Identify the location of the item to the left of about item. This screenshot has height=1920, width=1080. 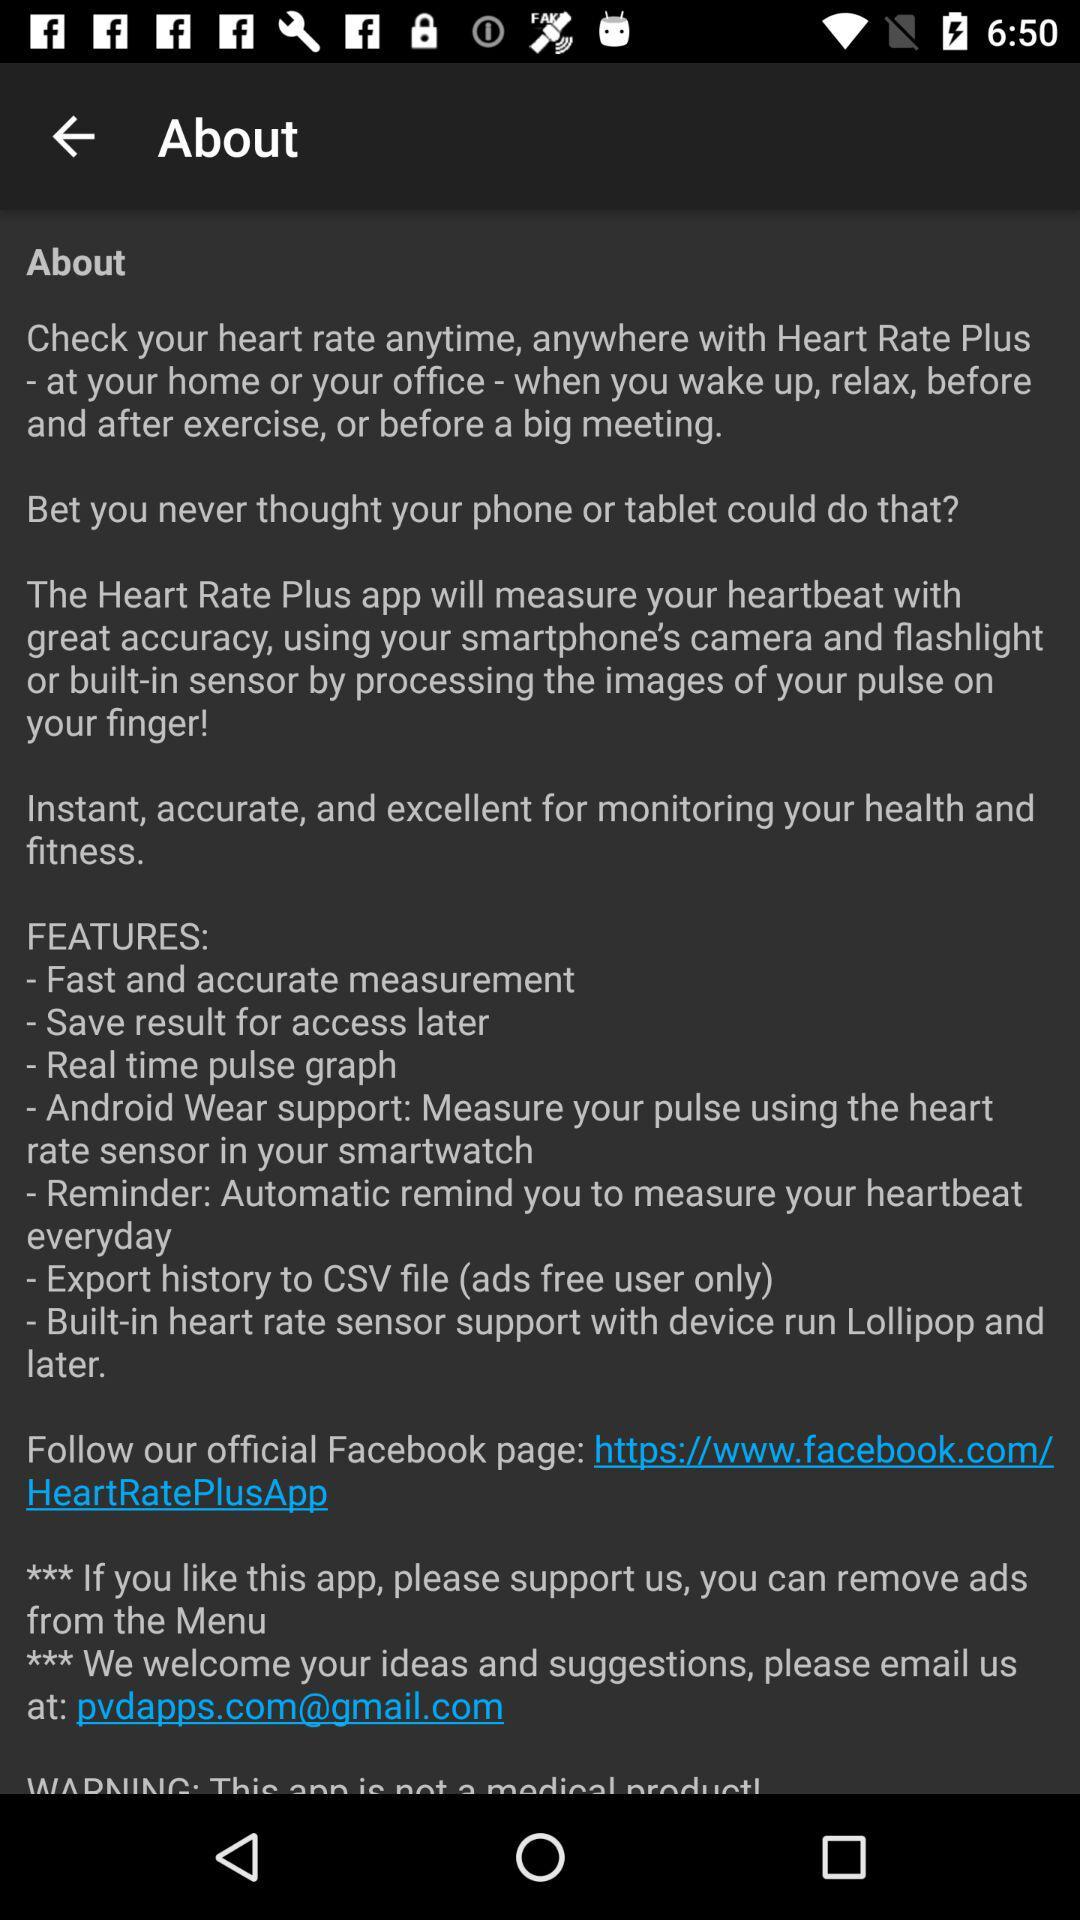
(72, 135).